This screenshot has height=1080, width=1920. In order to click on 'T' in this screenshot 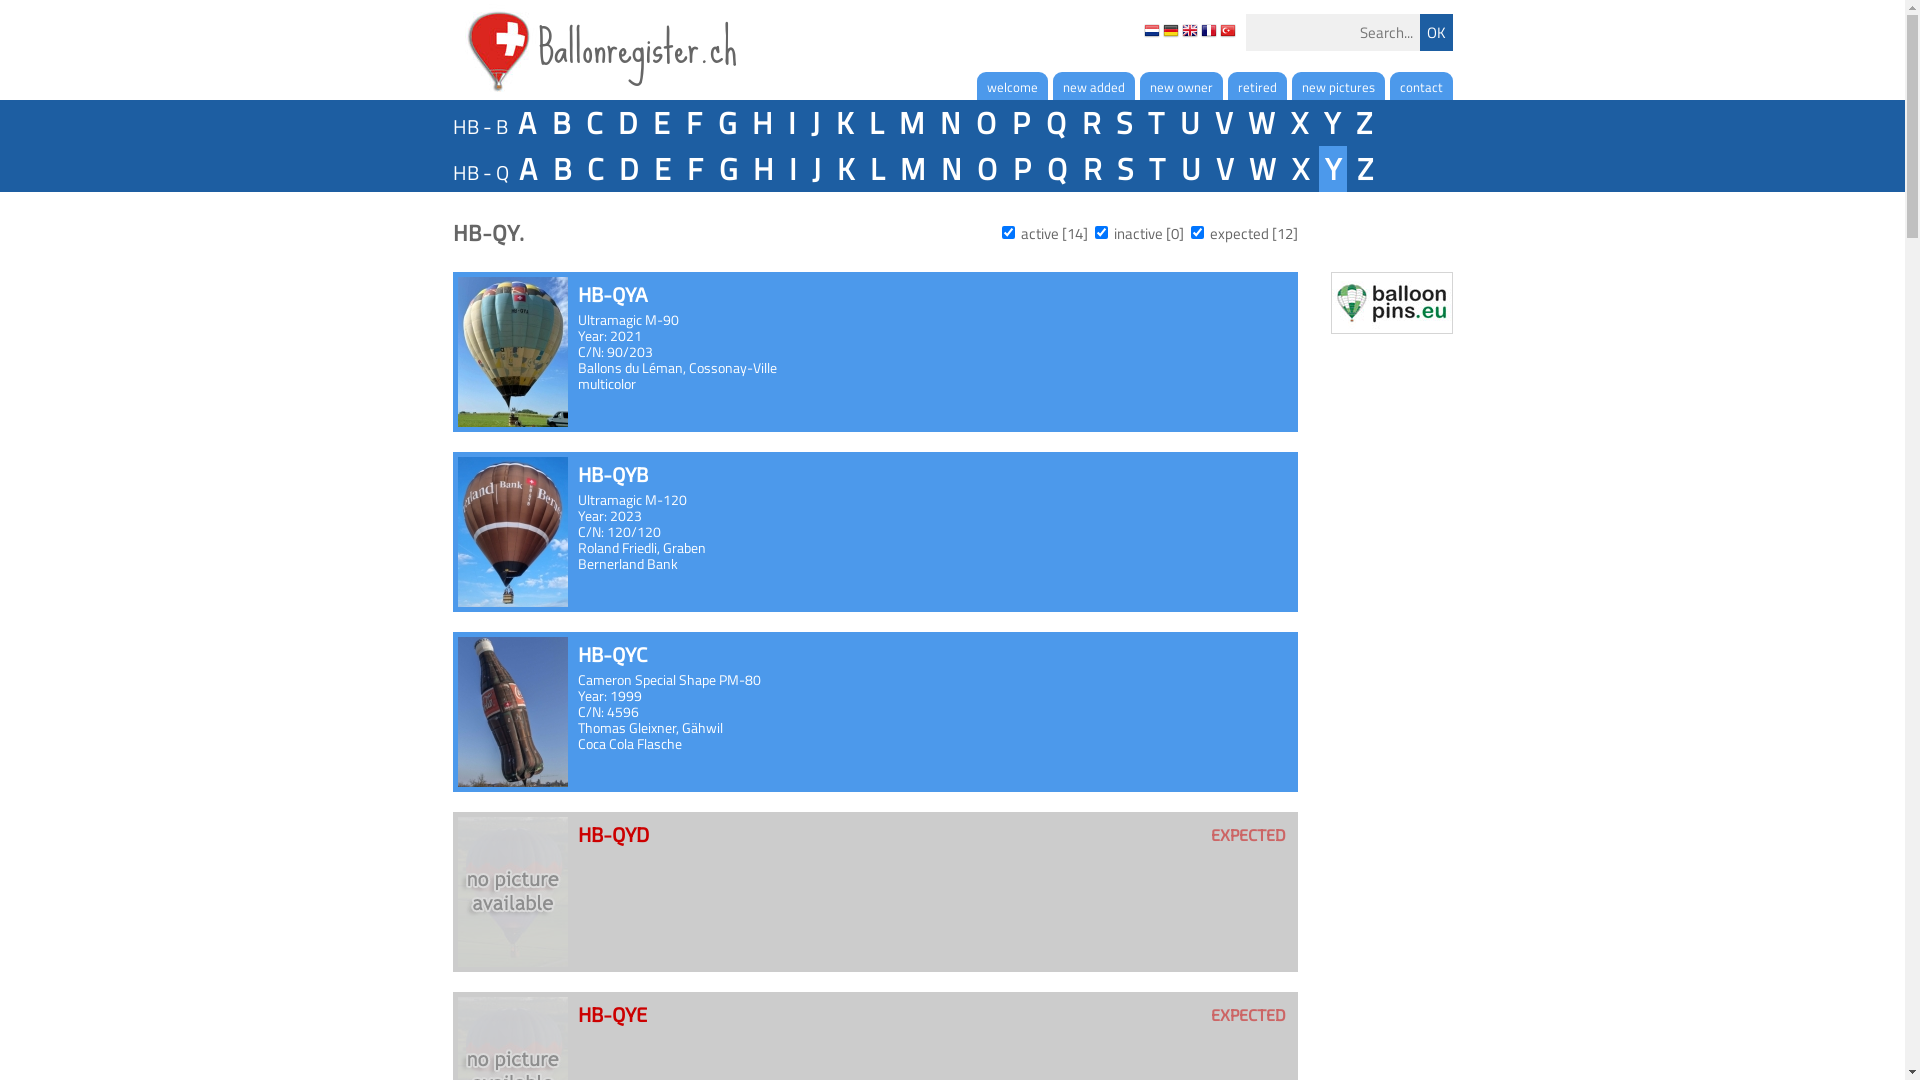, I will do `click(1156, 123)`.